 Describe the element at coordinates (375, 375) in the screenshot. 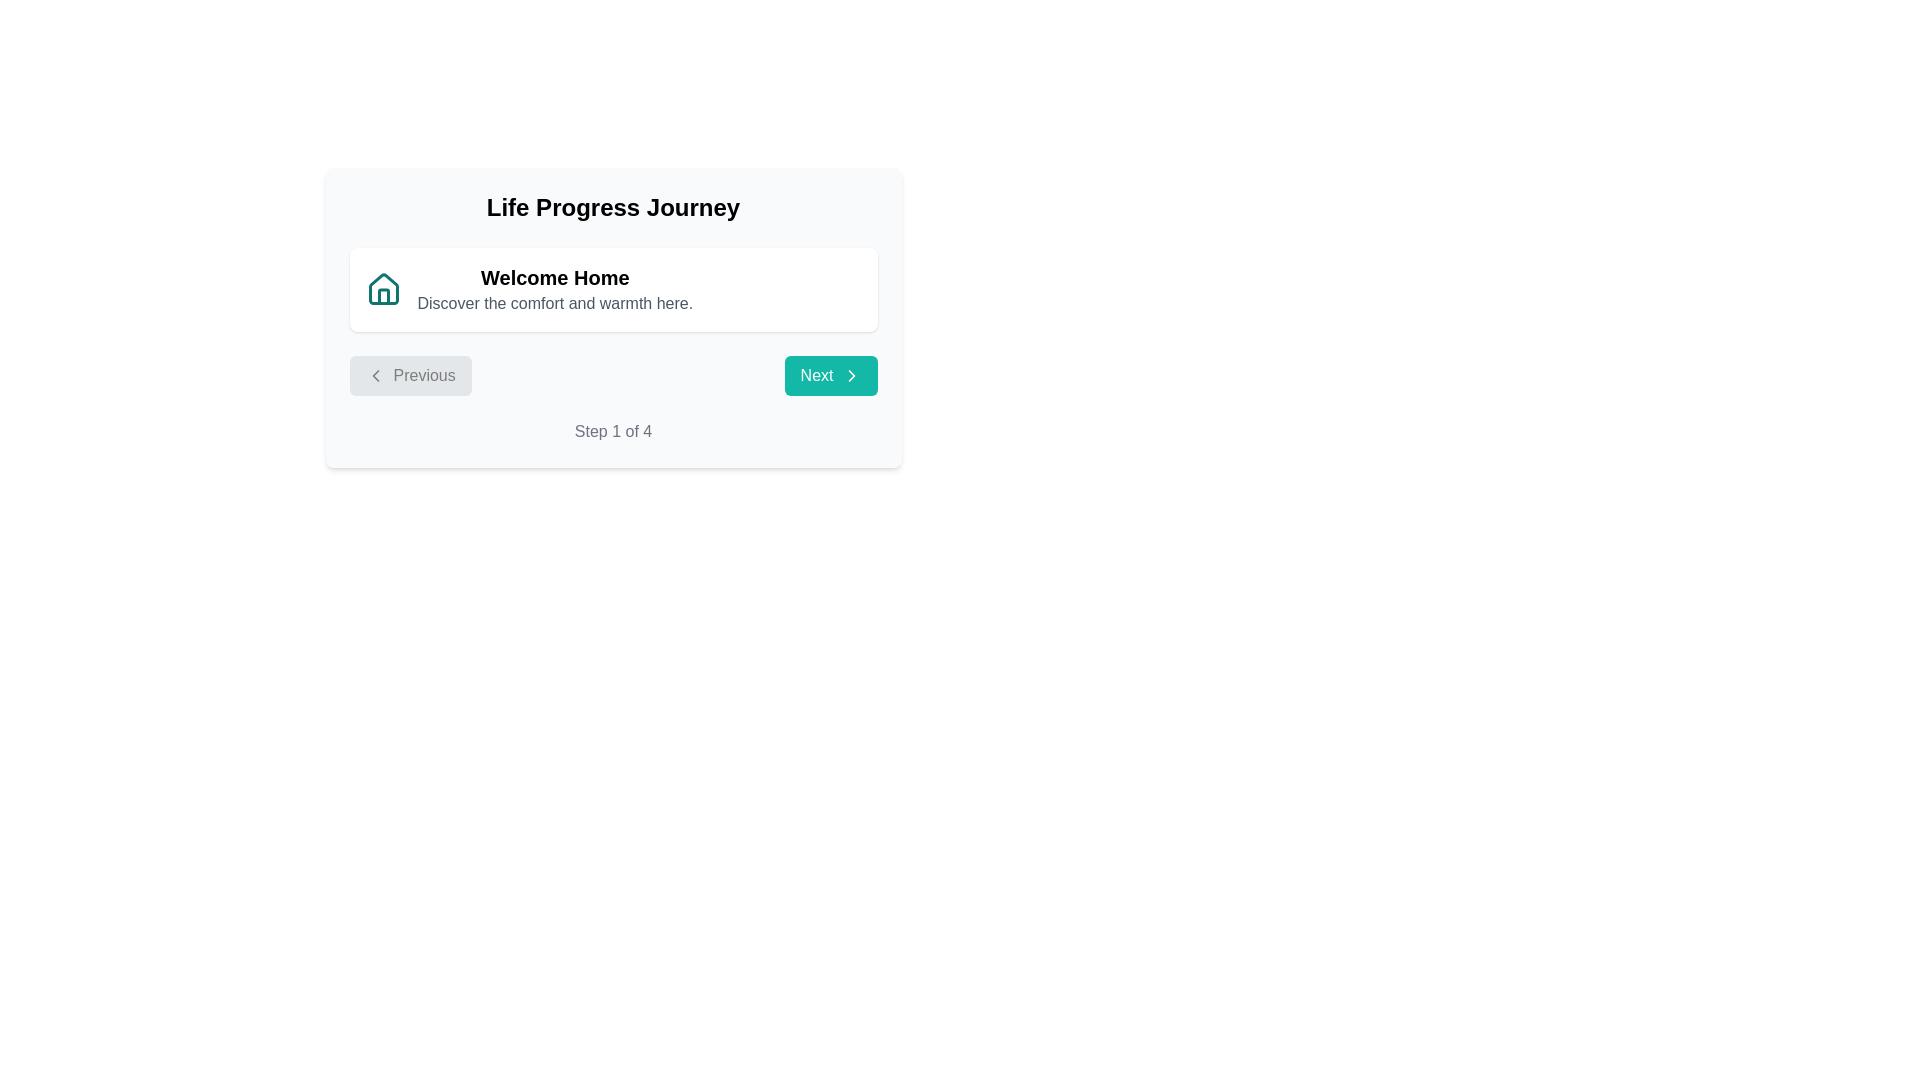

I see `the 'Previous' button icon located on the left side of the button, adjacent to the text label 'Previous'` at that location.